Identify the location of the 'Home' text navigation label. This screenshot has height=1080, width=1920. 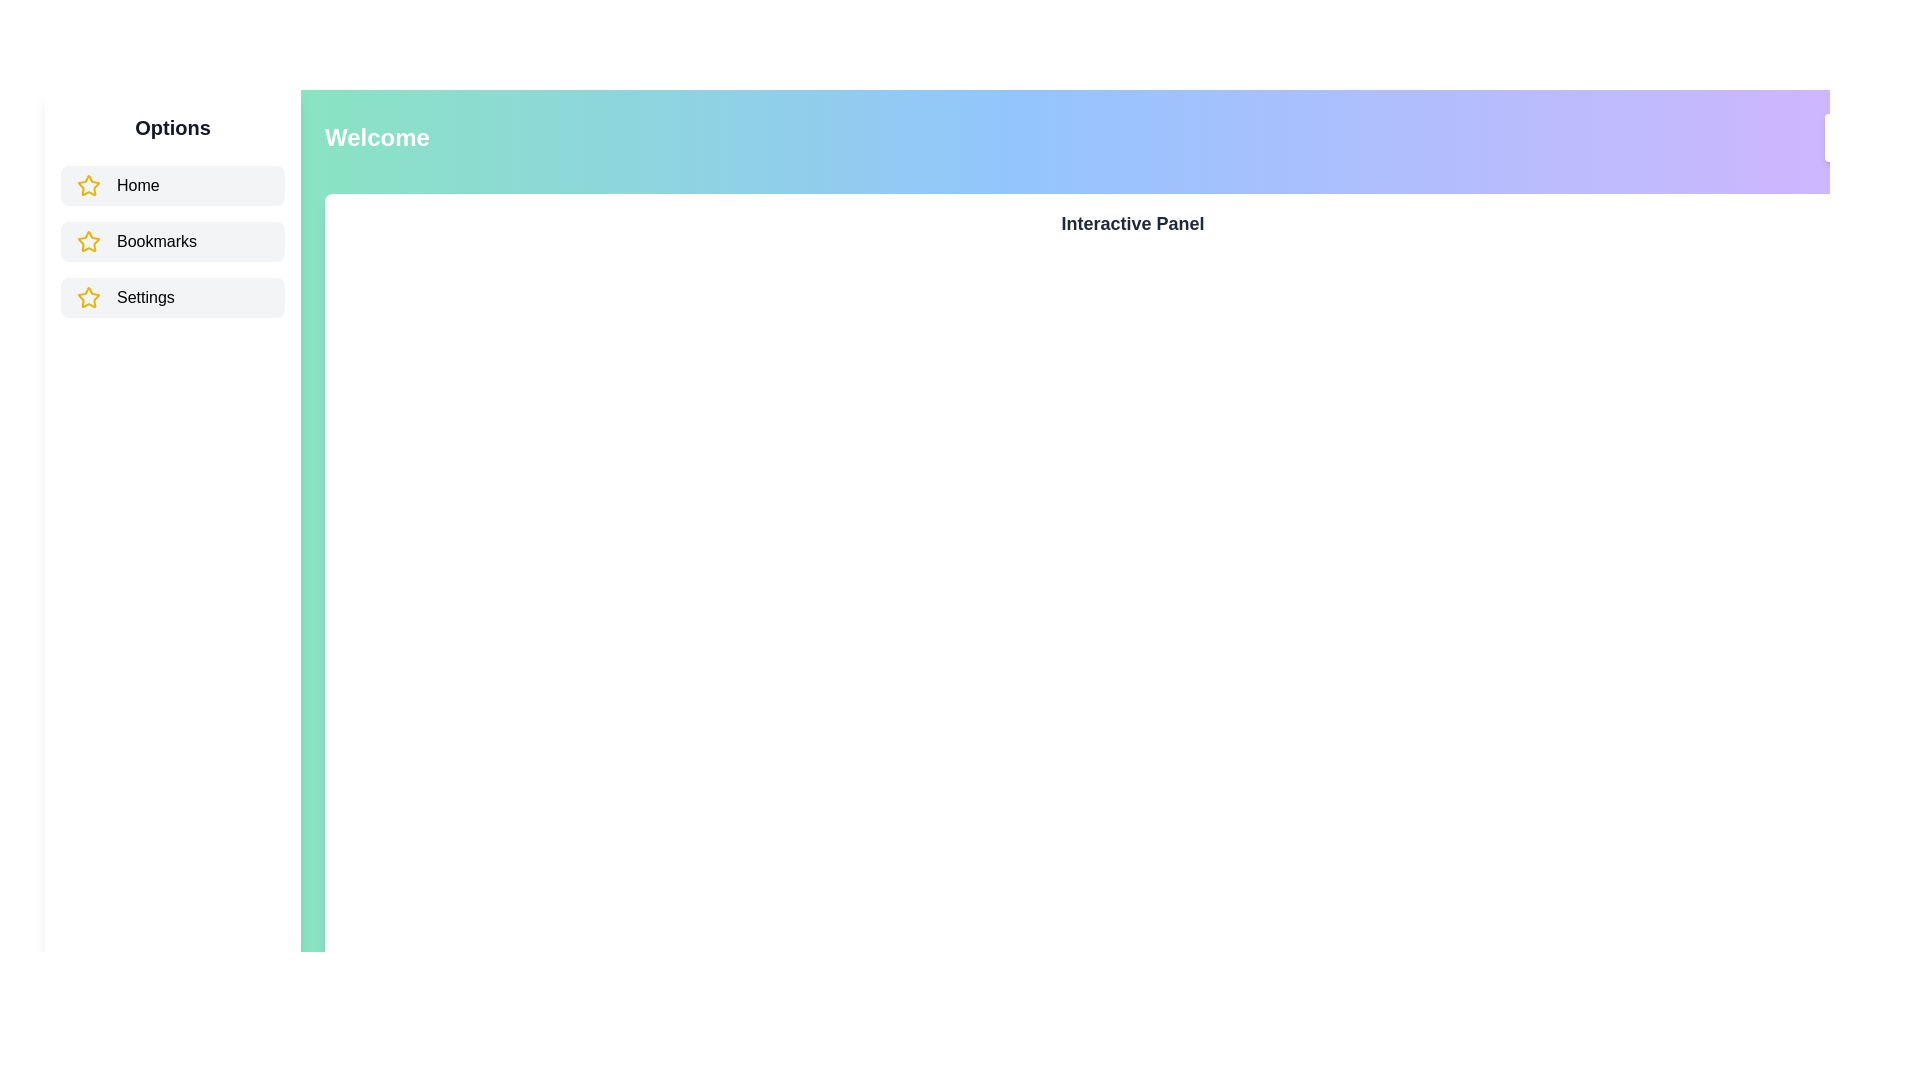
(137, 185).